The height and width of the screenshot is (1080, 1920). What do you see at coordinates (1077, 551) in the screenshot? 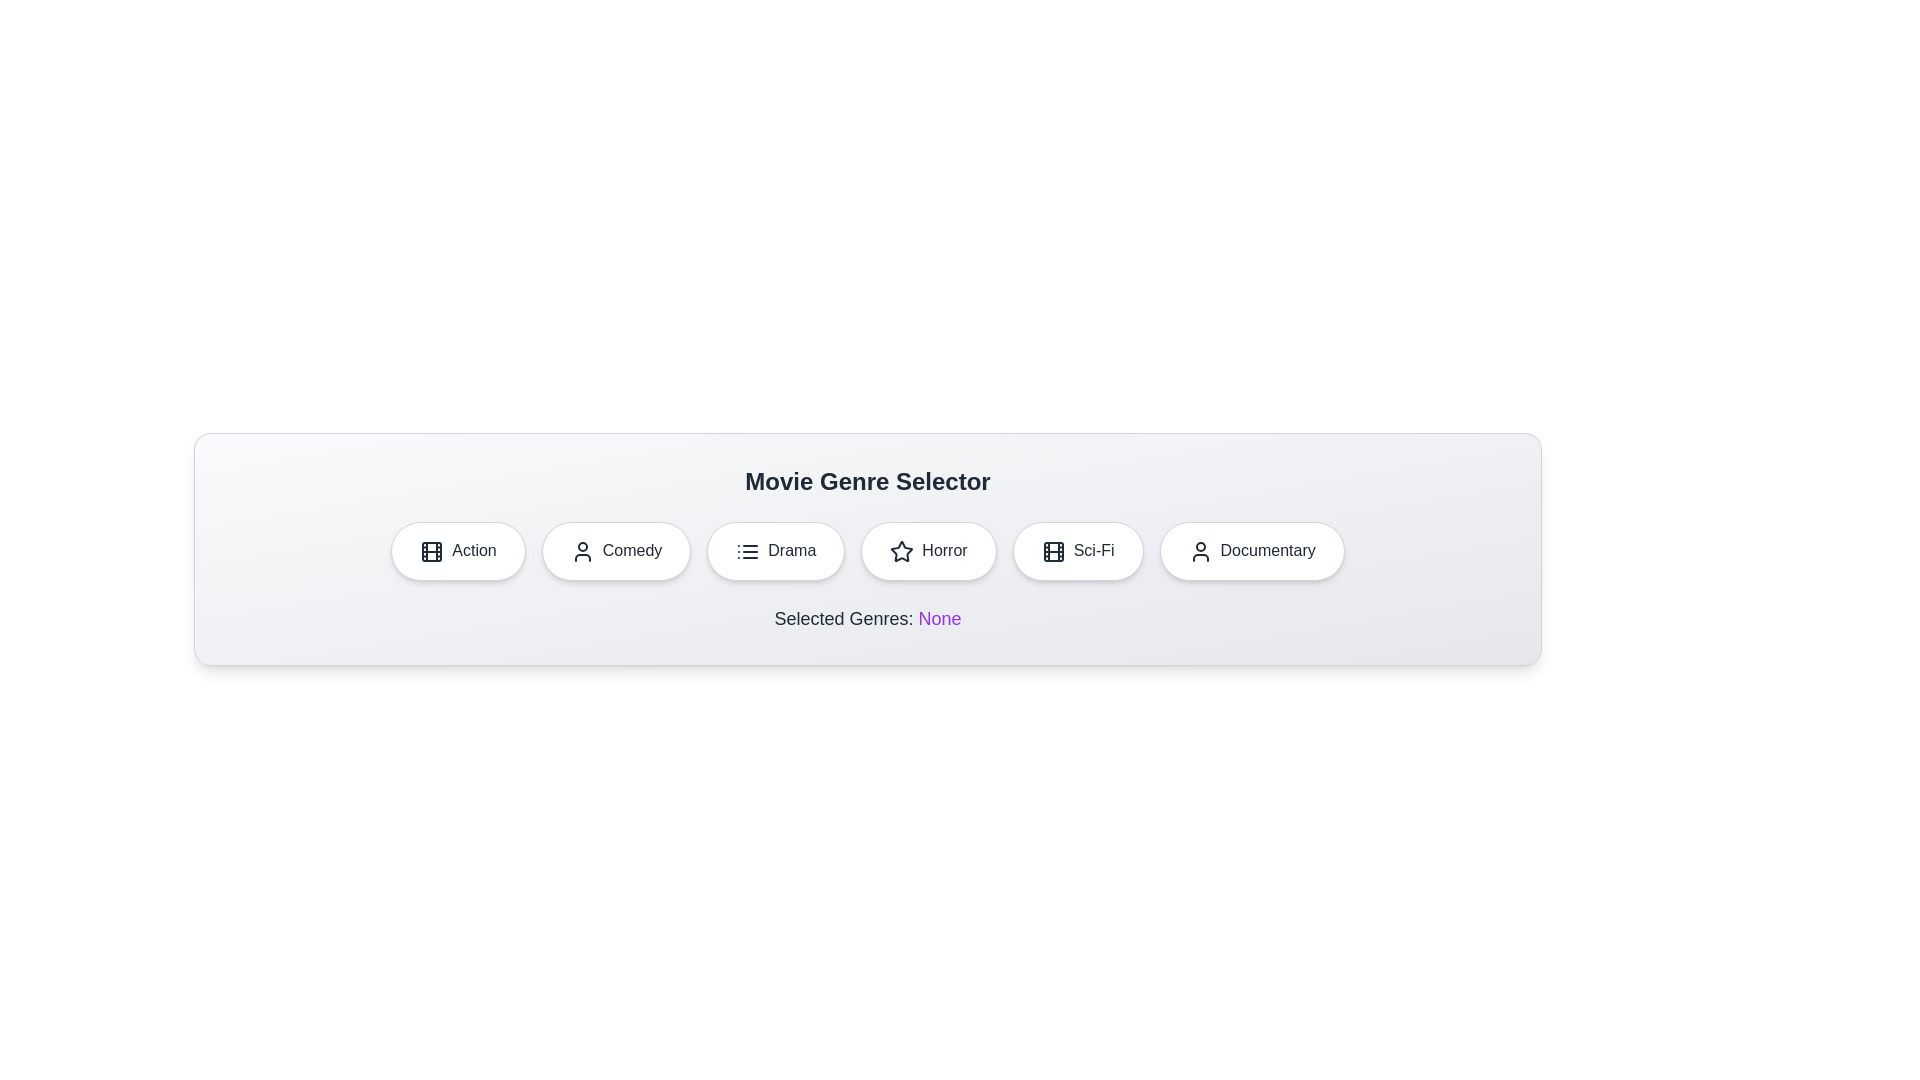
I see `the 'Sci-Fi' genre button, which is the fifth button from the left in the horizontal row of genre buttons` at bounding box center [1077, 551].